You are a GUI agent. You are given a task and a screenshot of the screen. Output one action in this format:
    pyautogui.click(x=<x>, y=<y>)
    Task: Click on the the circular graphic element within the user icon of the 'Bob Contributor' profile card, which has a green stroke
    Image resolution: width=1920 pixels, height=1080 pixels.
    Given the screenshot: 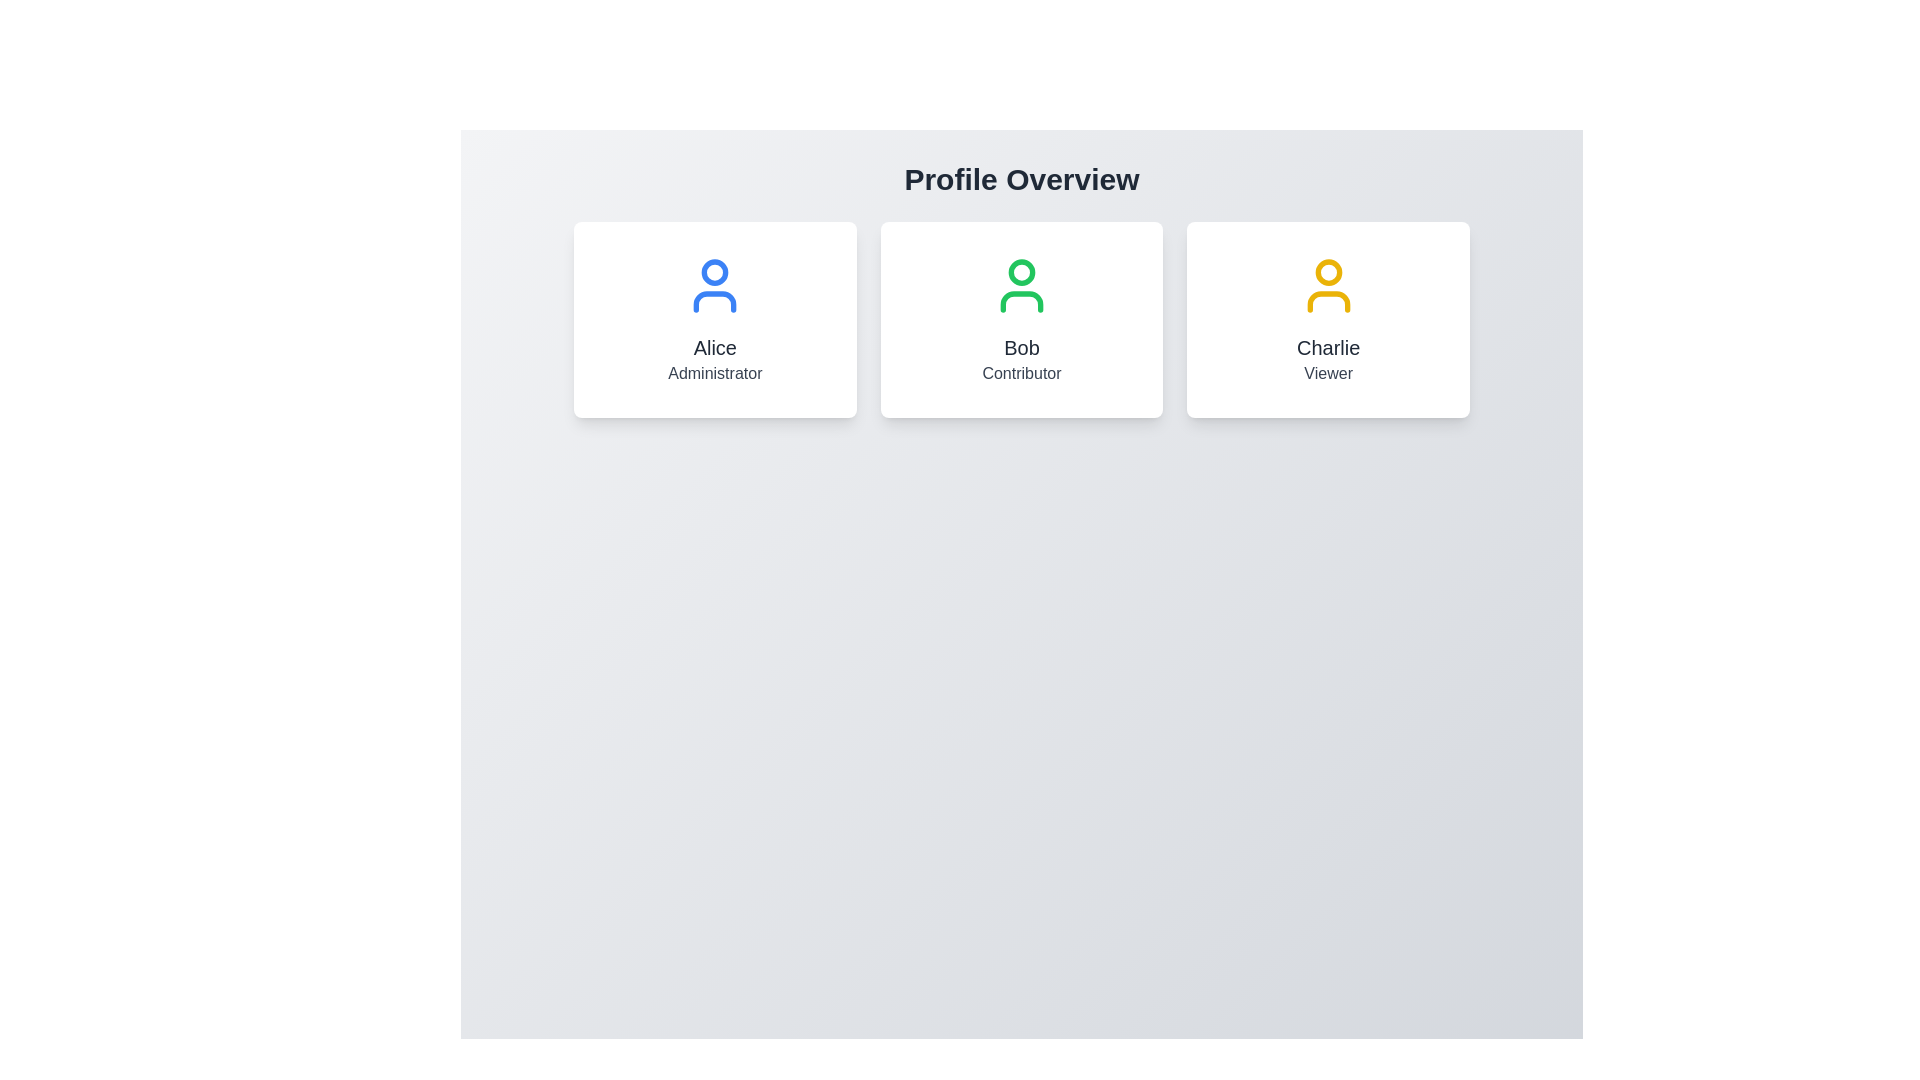 What is the action you would take?
    pyautogui.click(x=1022, y=272)
    